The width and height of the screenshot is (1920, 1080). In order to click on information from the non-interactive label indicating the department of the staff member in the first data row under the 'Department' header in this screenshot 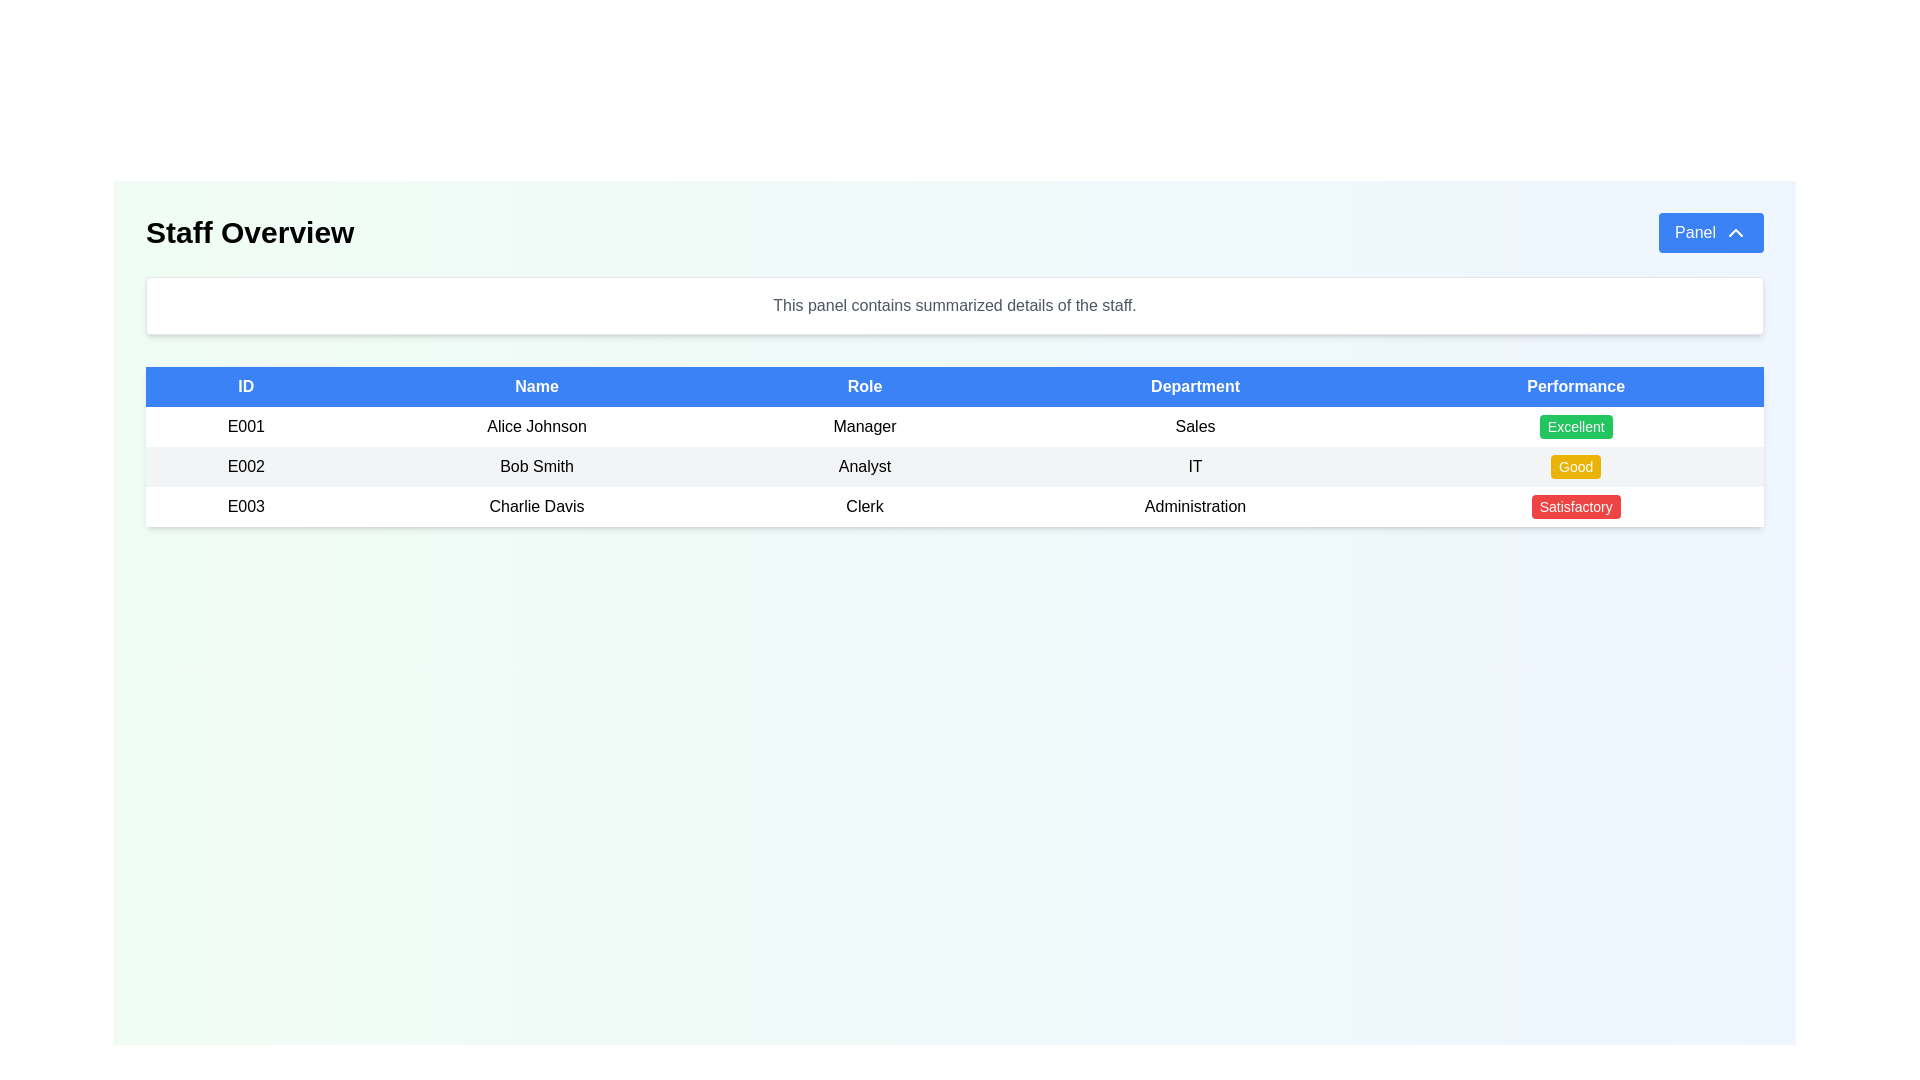, I will do `click(1195, 426)`.